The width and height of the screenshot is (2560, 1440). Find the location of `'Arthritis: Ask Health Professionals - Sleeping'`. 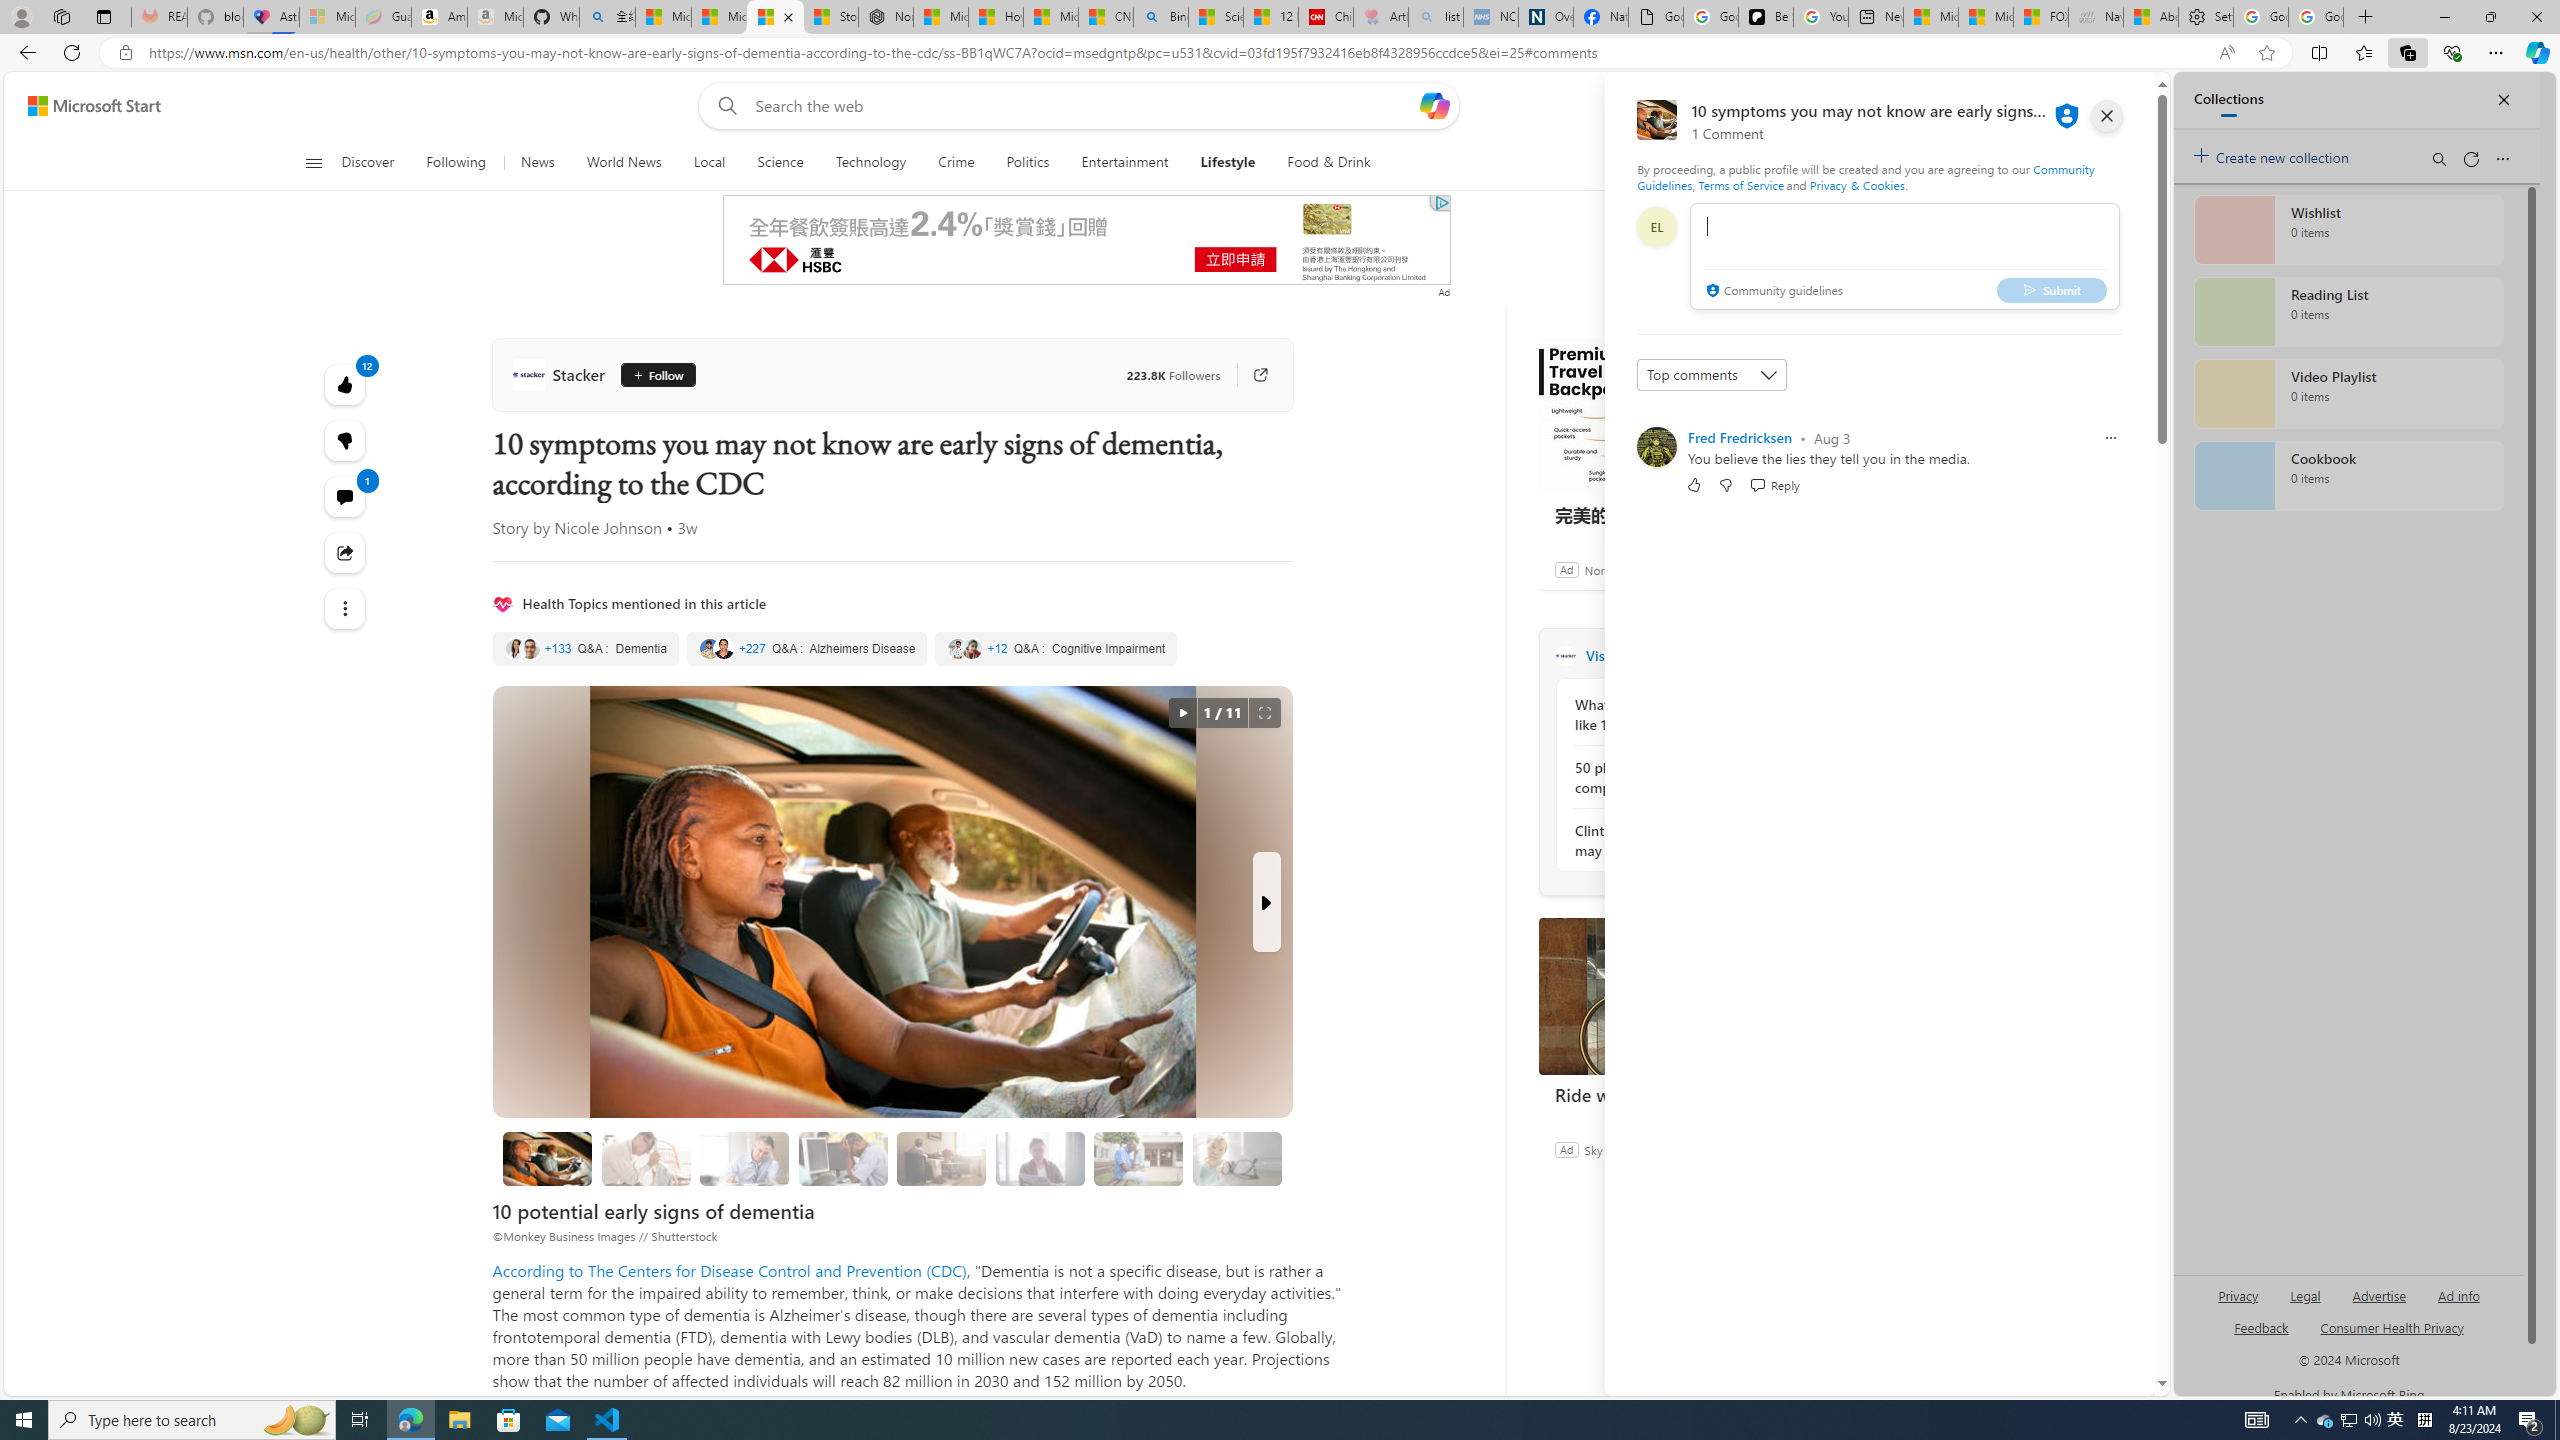

'Arthritis: Ask Health Professionals - Sleeping' is located at coordinates (1381, 16).